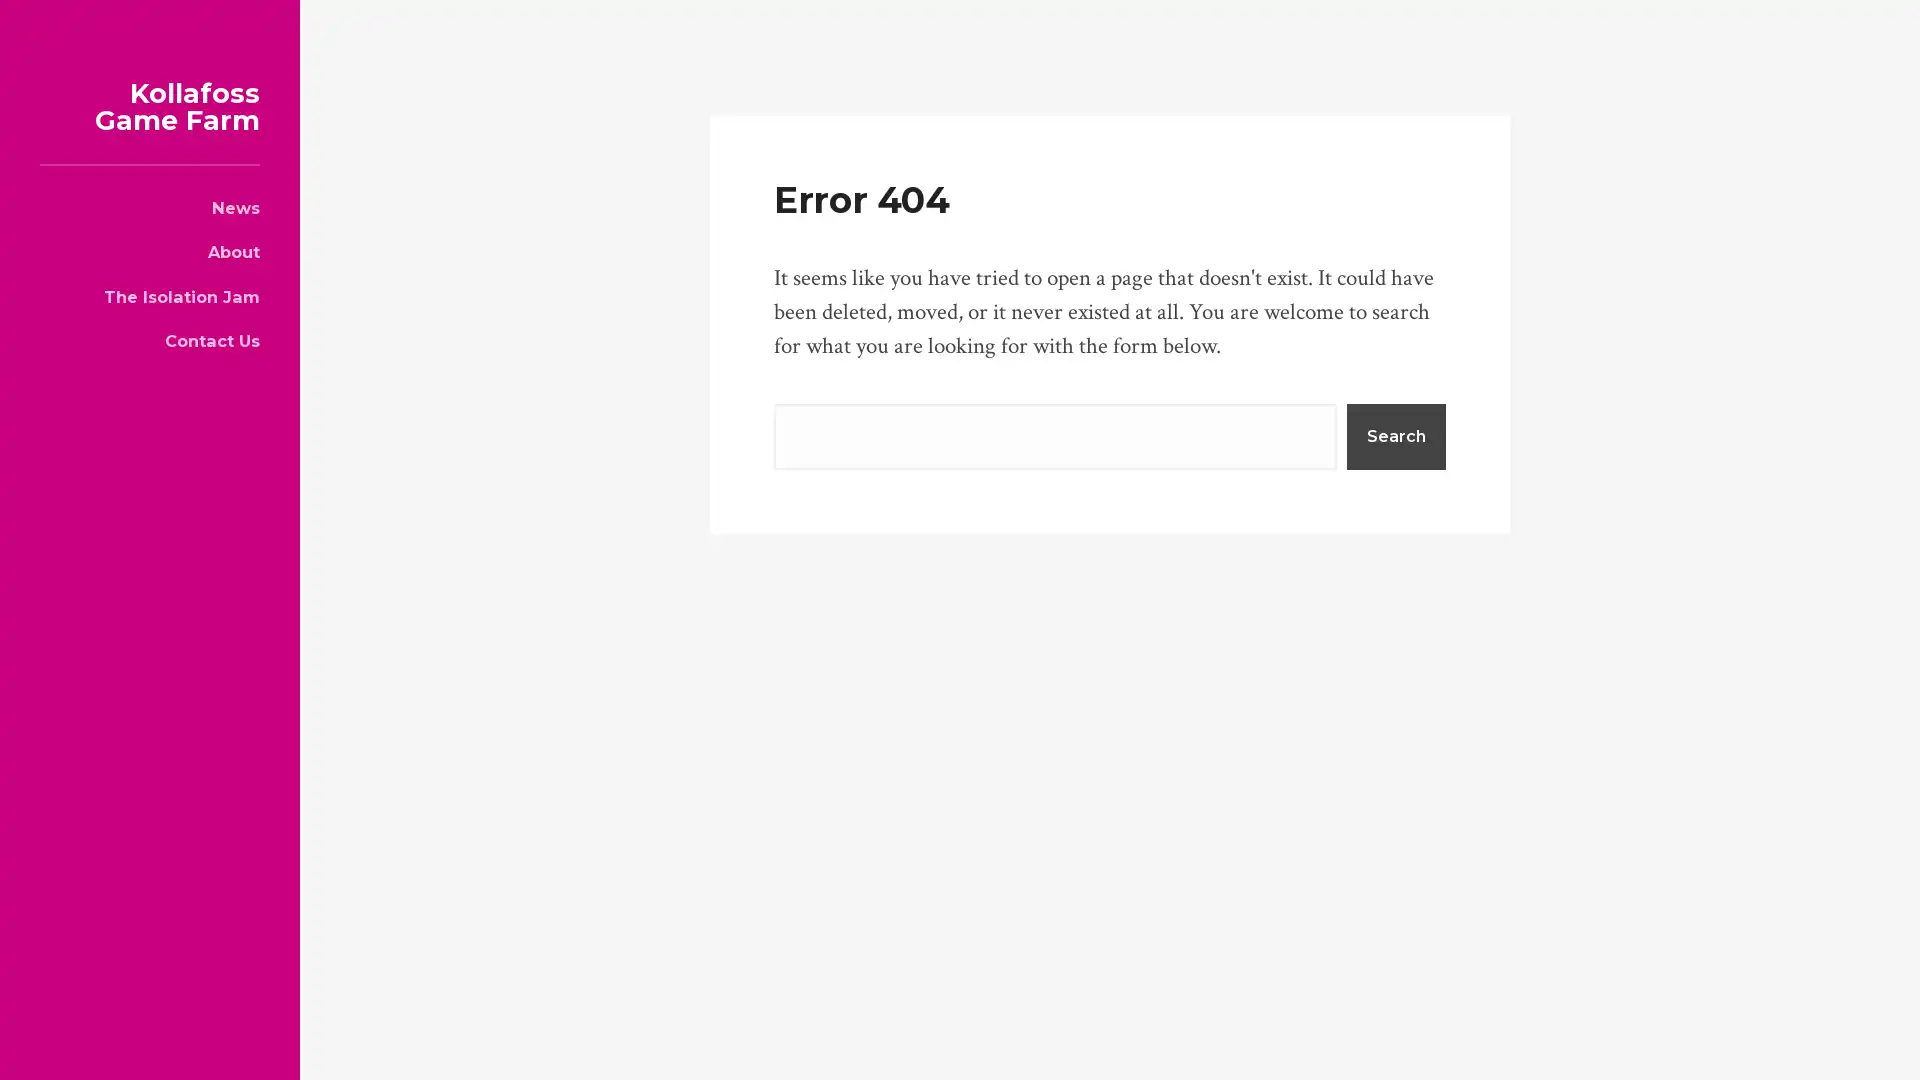  What do you see at coordinates (1395, 434) in the screenshot?
I see `Search` at bounding box center [1395, 434].